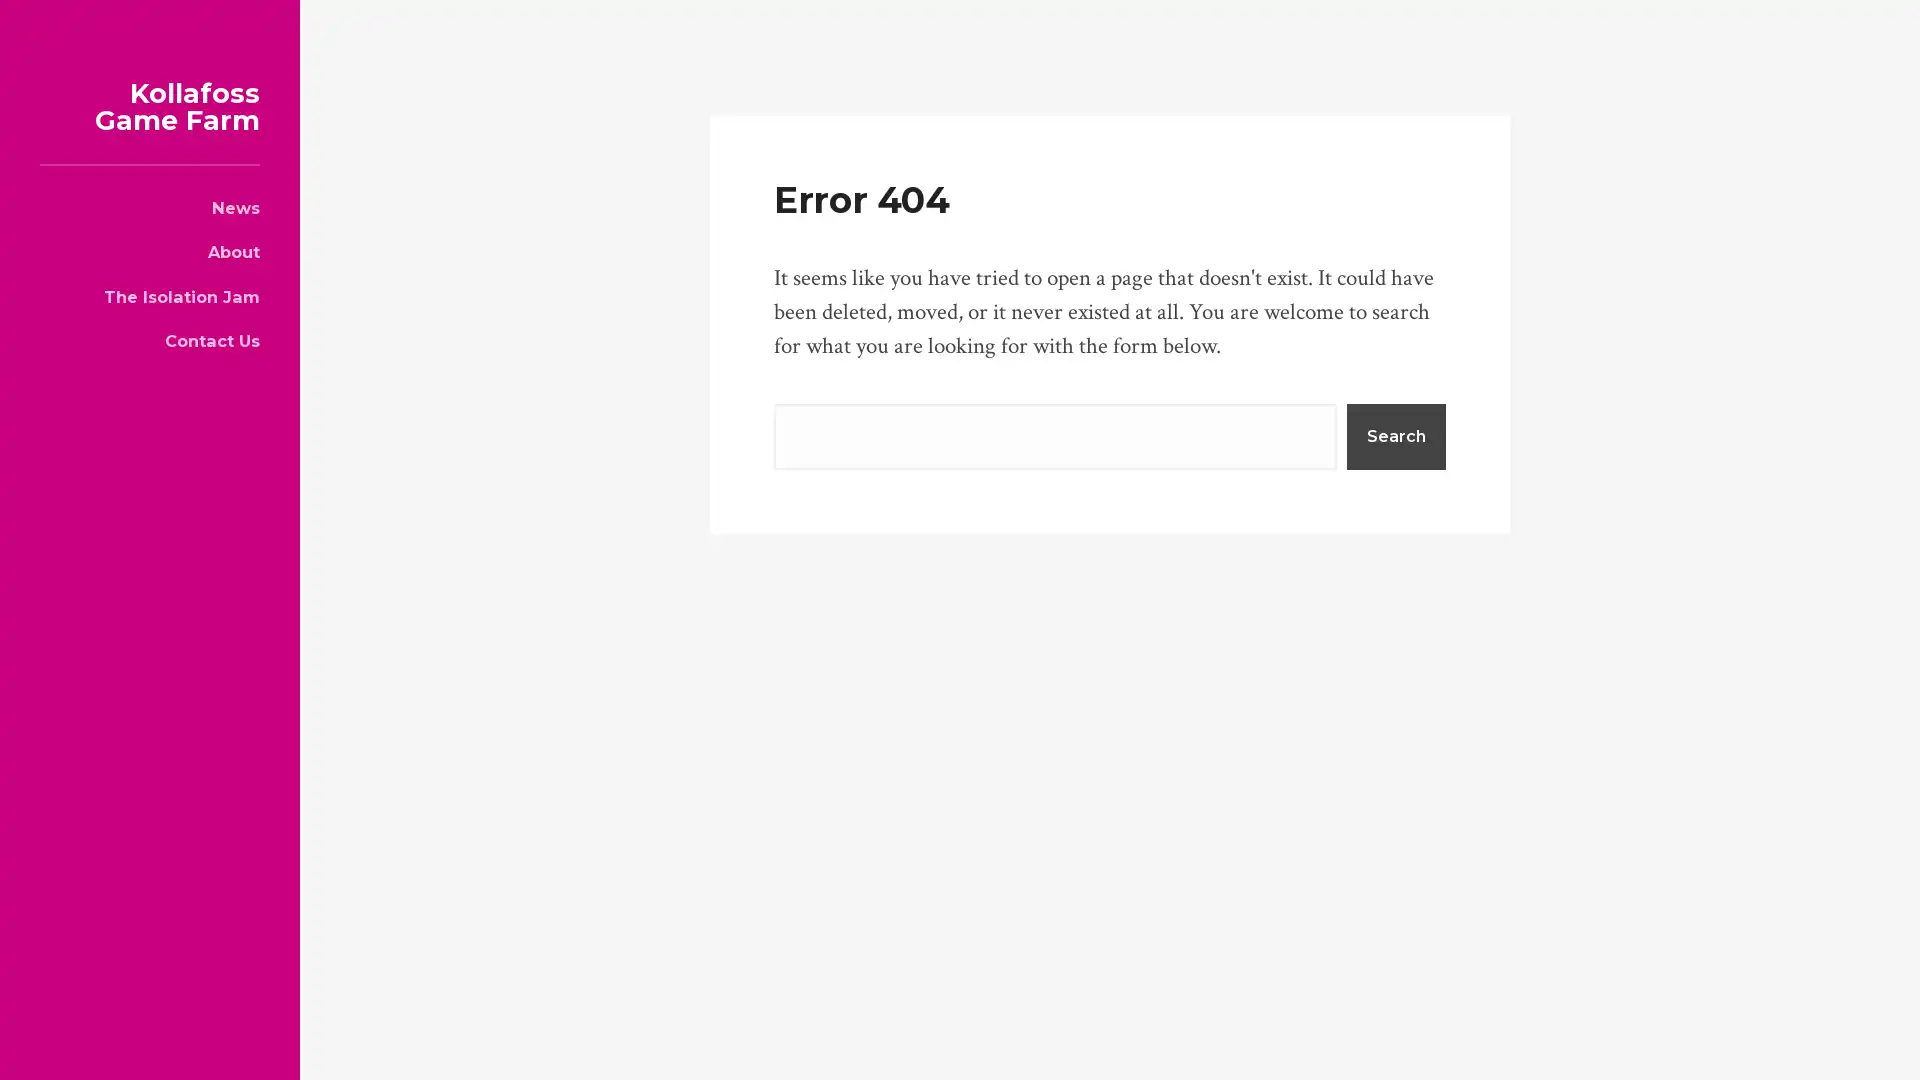  What do you see at coordinates (1395, 434) in the screenshot?
I see `Search` at bounding box center [1395, 434].